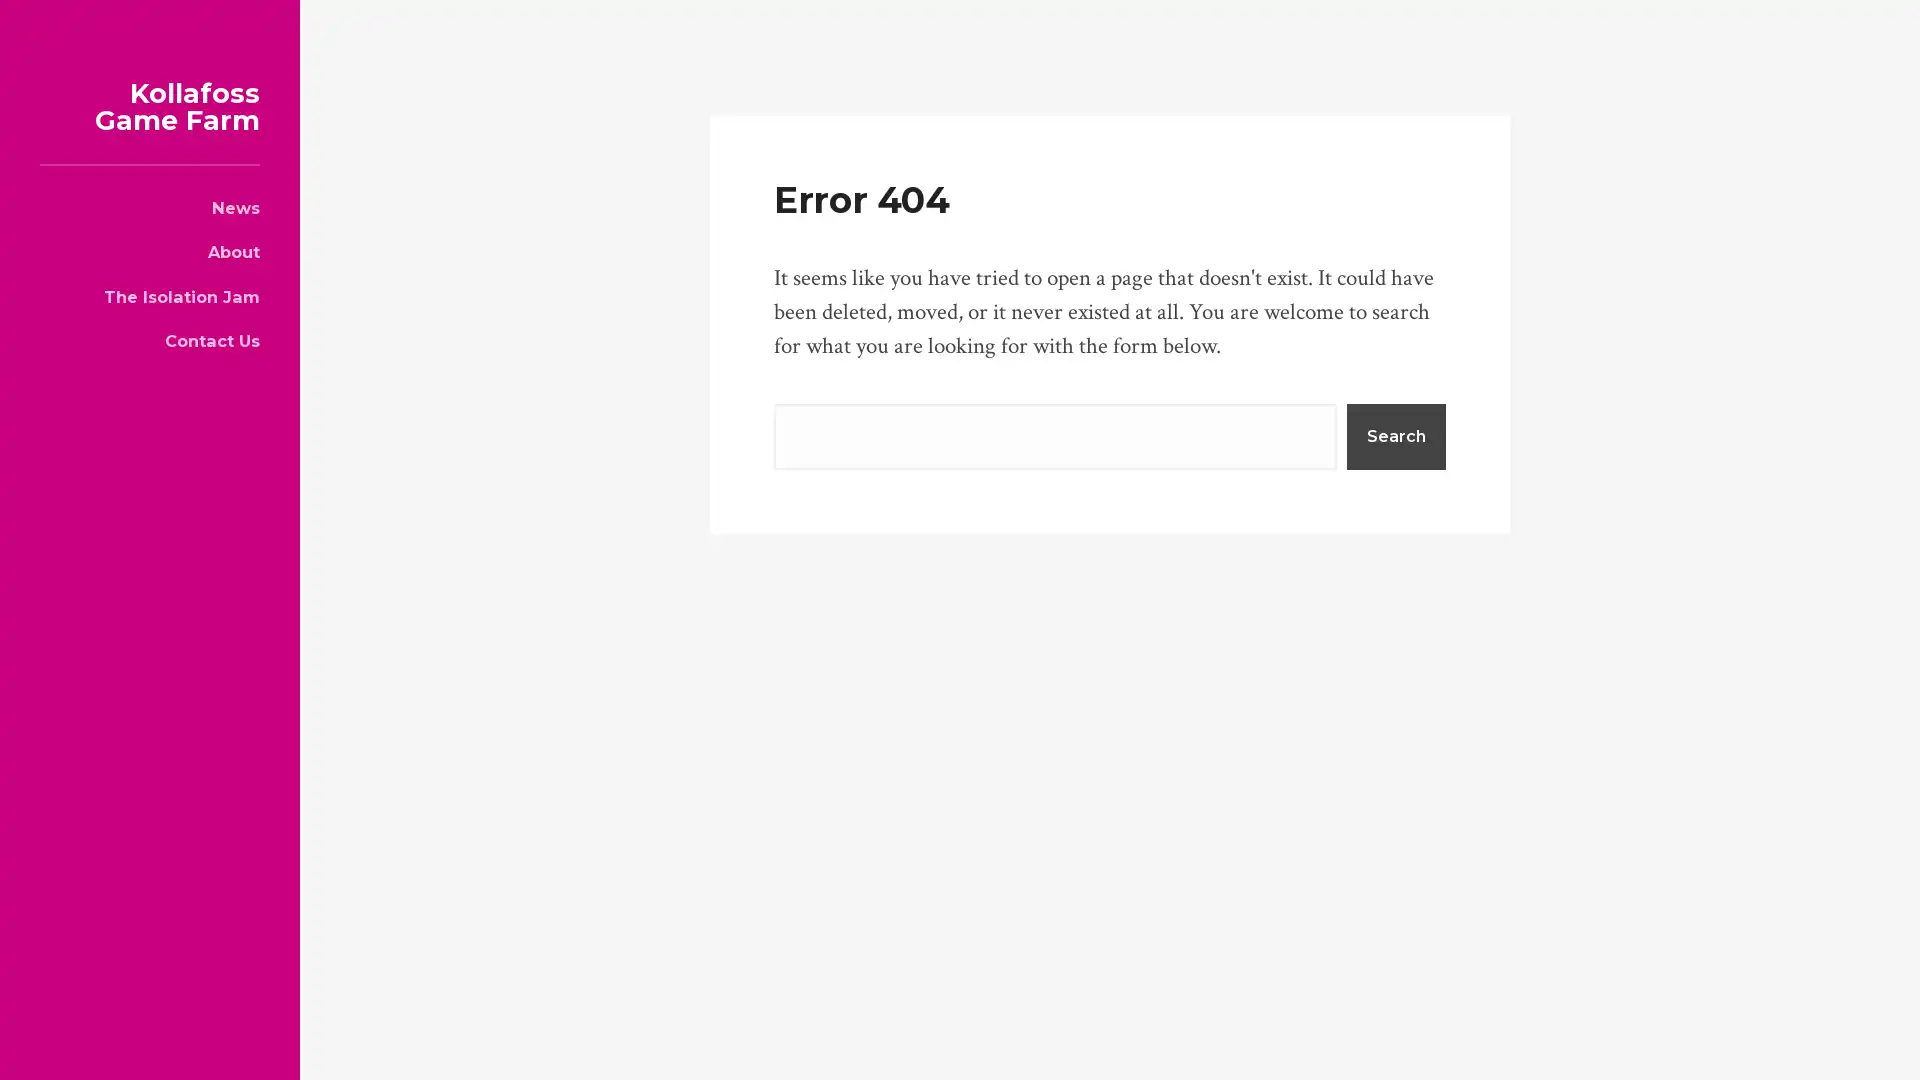  What do you see at coordinates (1395, 434) in the screenshot?
I see `Search` at bounding box center [1395, 434].